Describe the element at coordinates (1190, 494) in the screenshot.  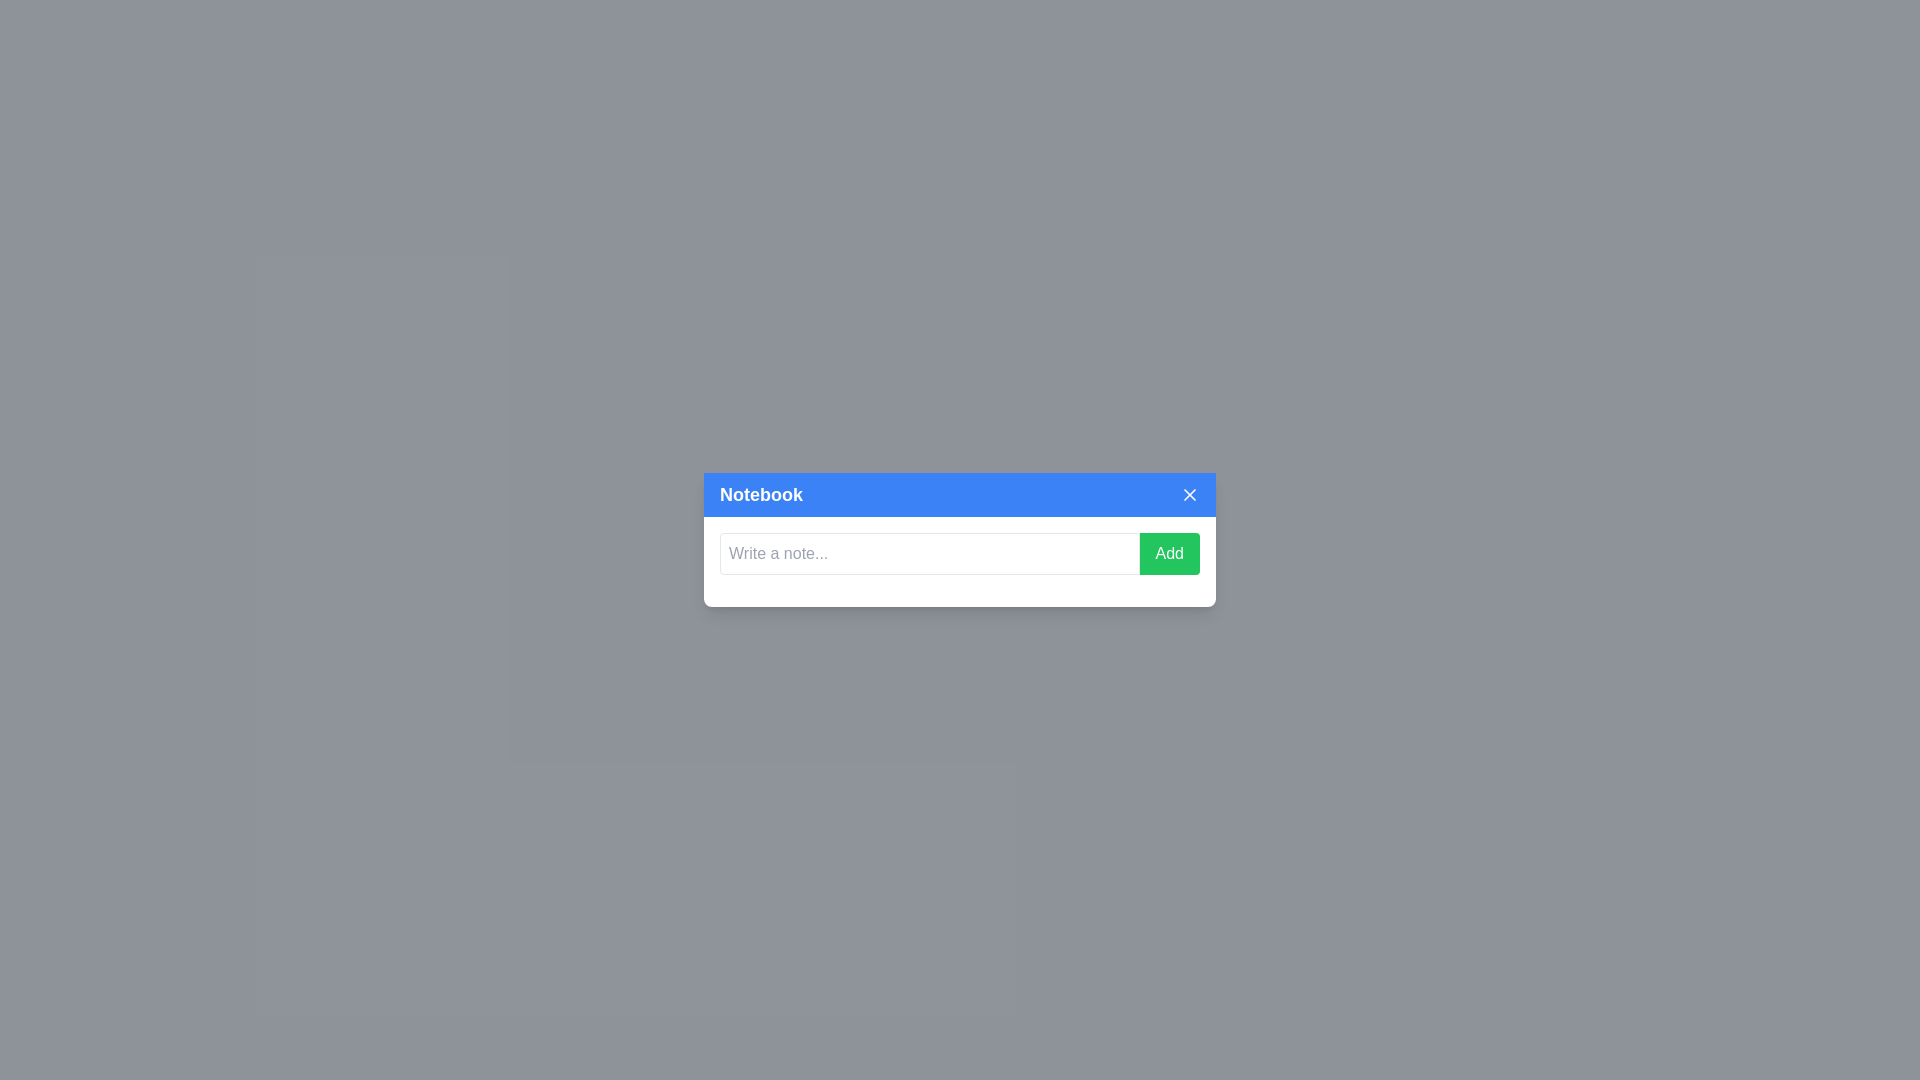
I see `the close button (X) in the top-right corner of the notebook dialog` at that location.